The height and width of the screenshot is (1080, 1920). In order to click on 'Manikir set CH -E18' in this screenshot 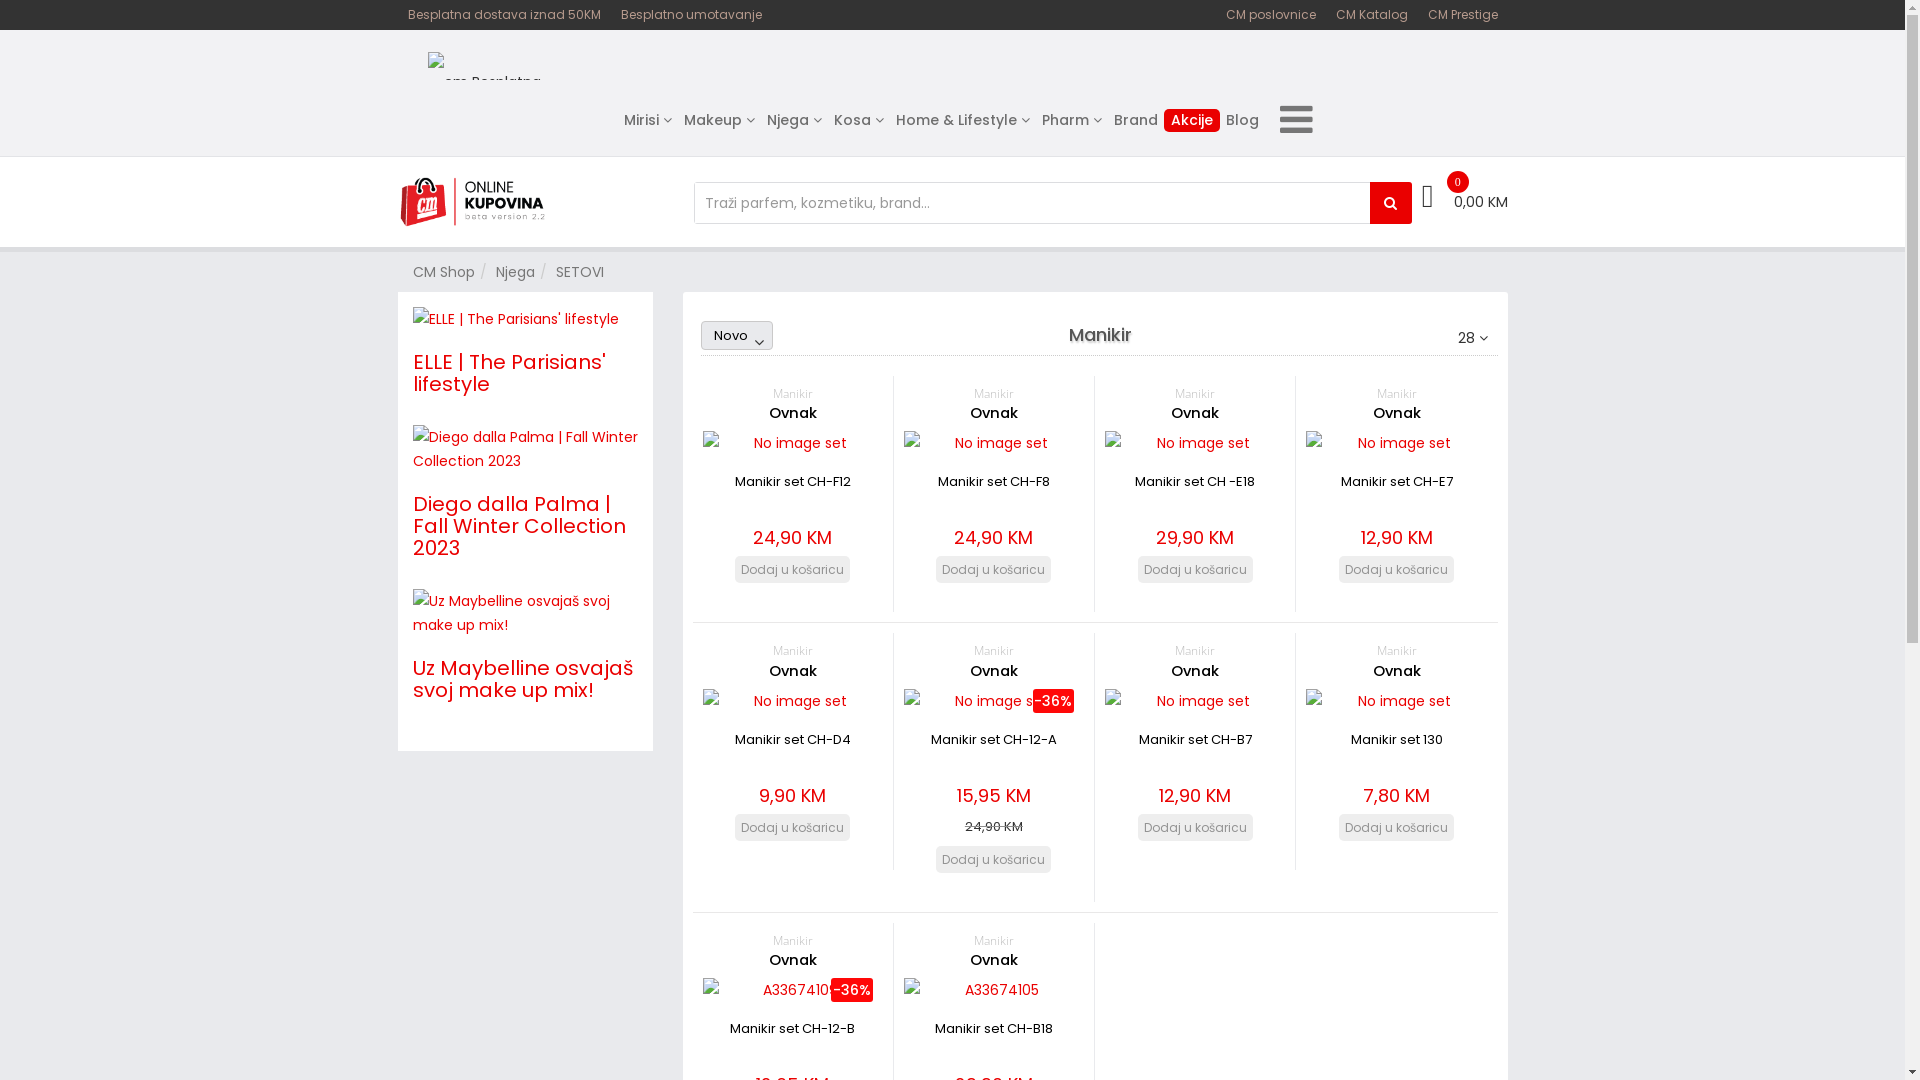, I will do `click(1195, 442)`.